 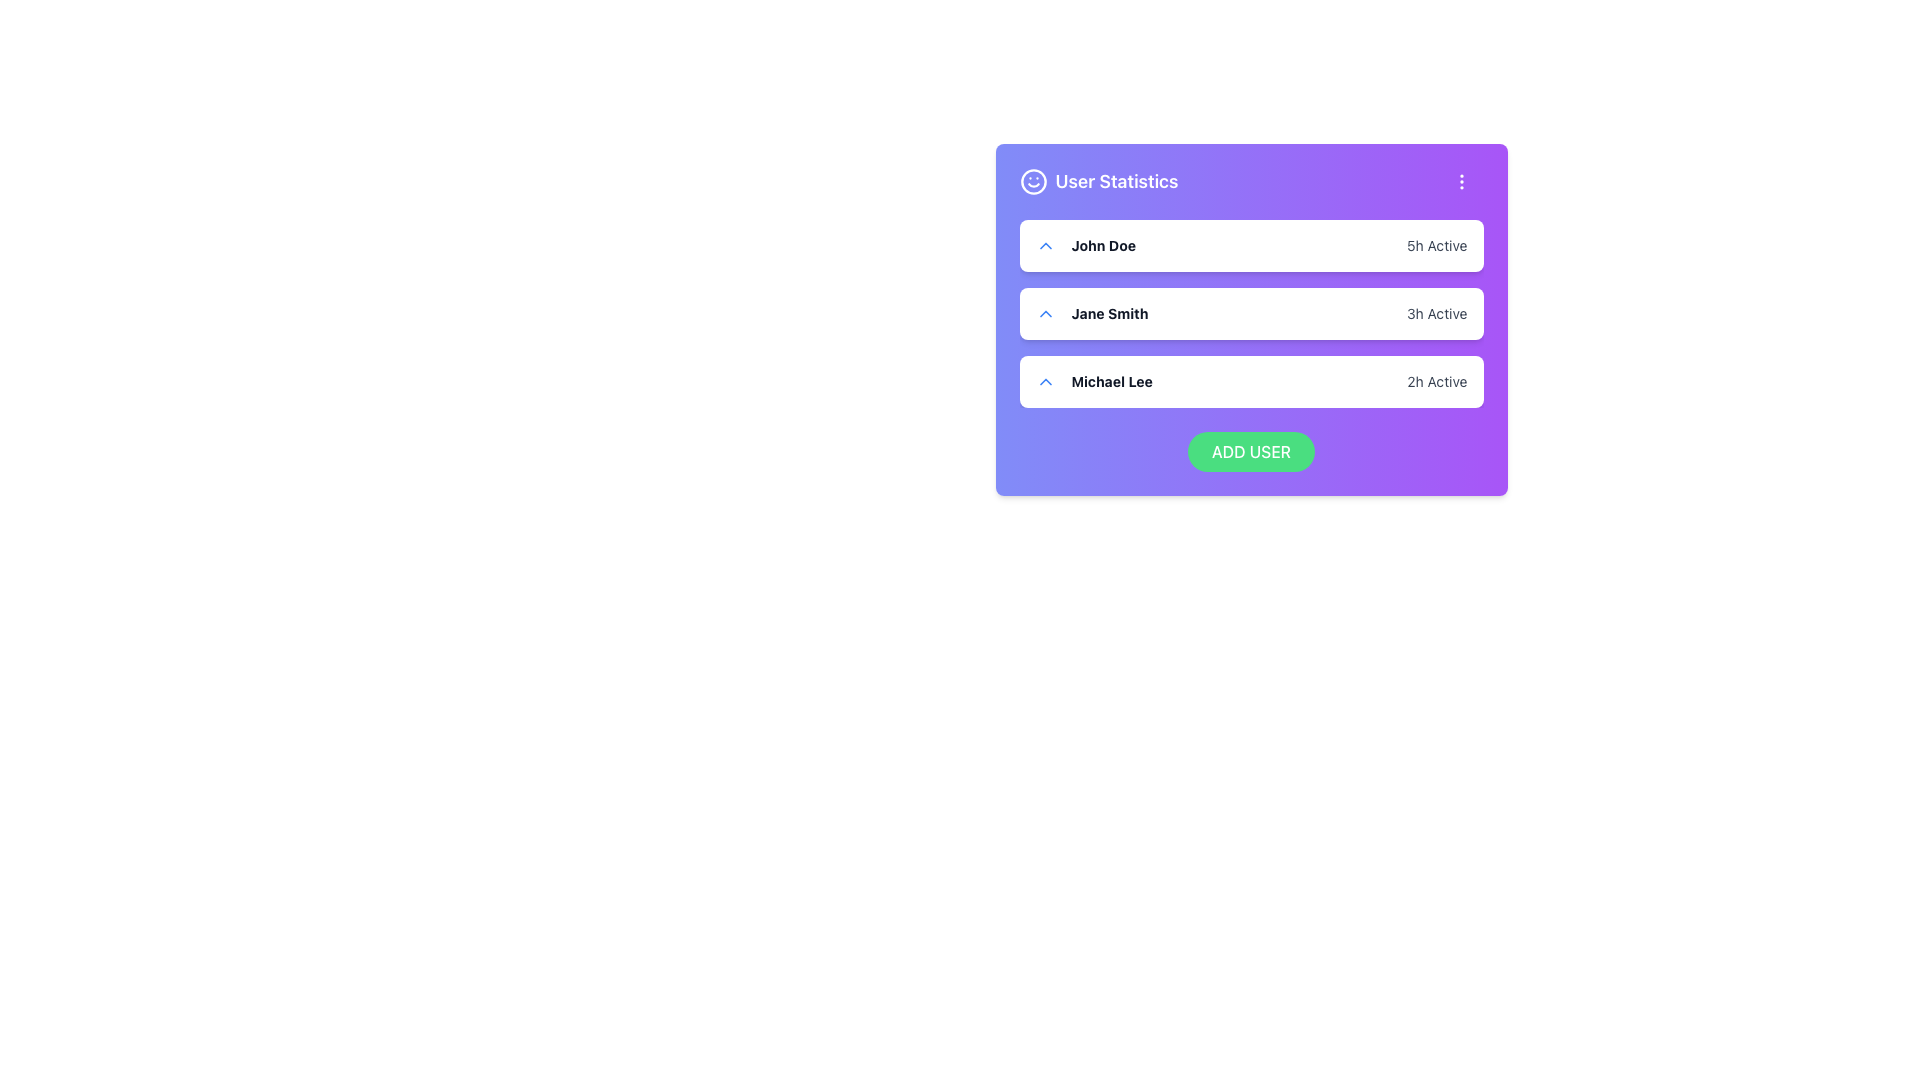 What do you see at coordinates (1044, 313) in the screenshot?
I see `the blue chevron-up icon located in the 'Jane Smith' section of the list` at bounding box center [1044, 313].